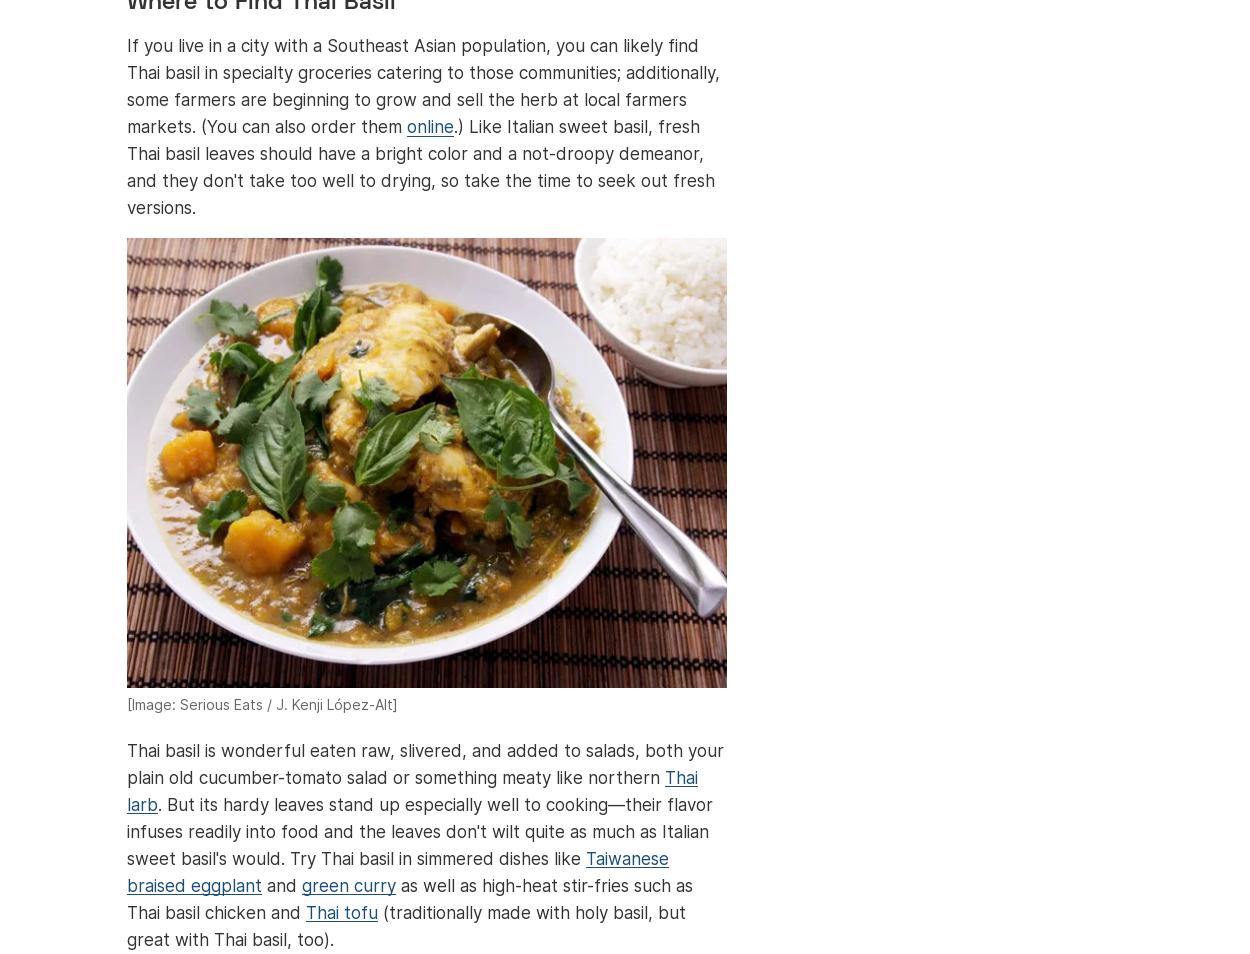  Describe the element at coordinates (421, 166) in the screenshot. I see `'.) Like Italian sweet basil, fresh Thai basil leaves should have a bright color and a not-droopy demeanor, and they don't take too well to drying, so take the time to seek out fresh versions.'` at that location.